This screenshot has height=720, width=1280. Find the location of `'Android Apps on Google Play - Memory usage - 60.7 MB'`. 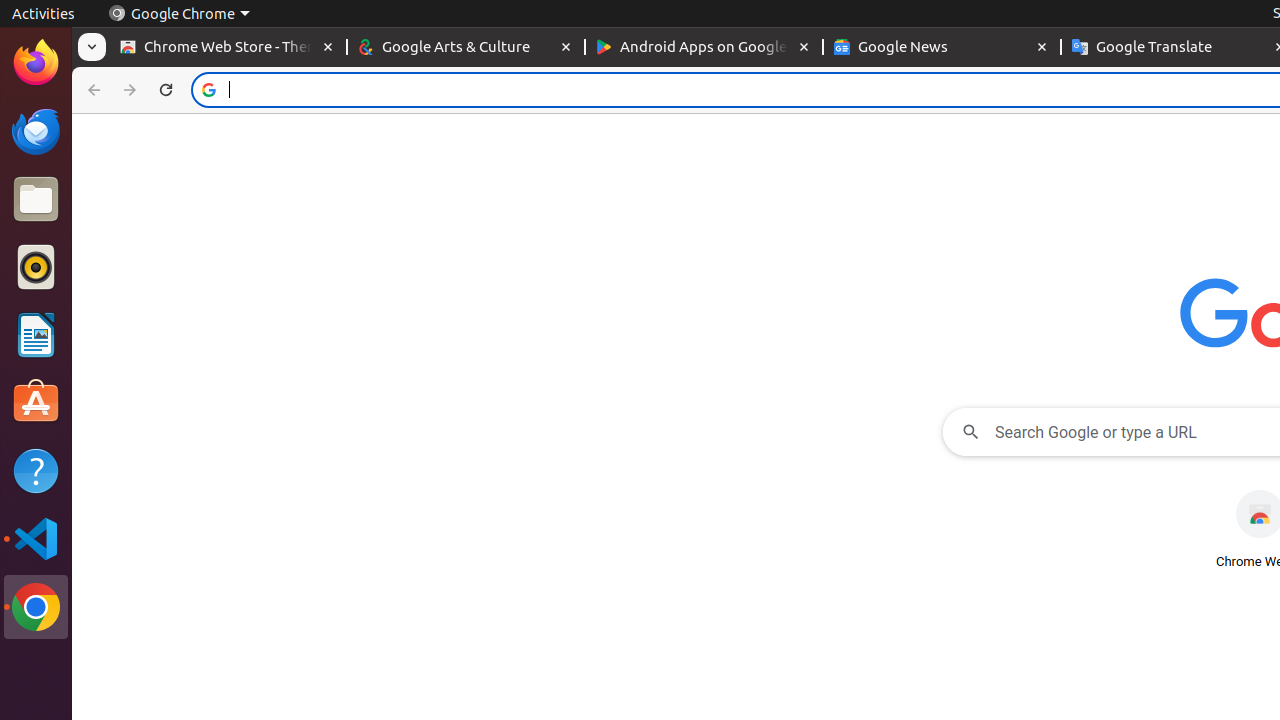

'Android Apps on Google Play - Memory usage - 60.7 MB' is located at coordinates (704, 46).